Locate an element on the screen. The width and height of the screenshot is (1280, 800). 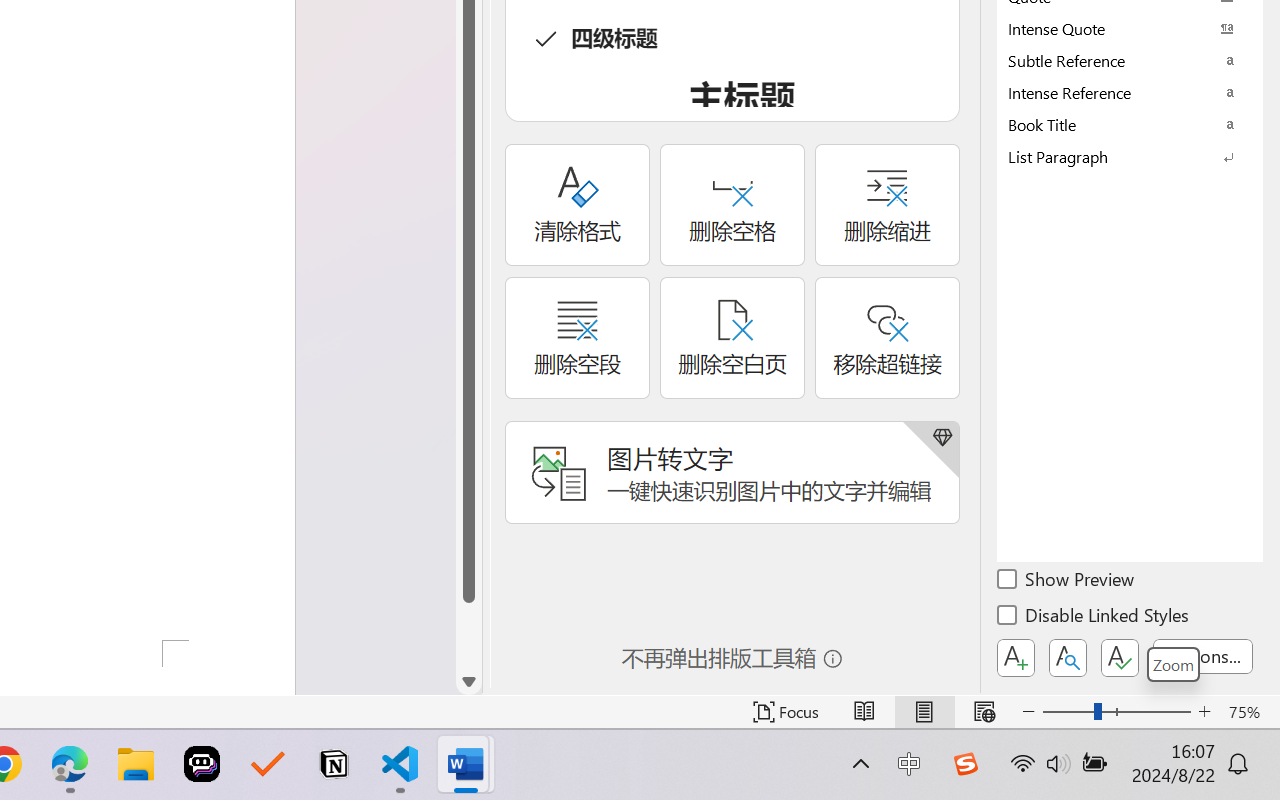
'Read Mode' is located at coordinates (864, 711).